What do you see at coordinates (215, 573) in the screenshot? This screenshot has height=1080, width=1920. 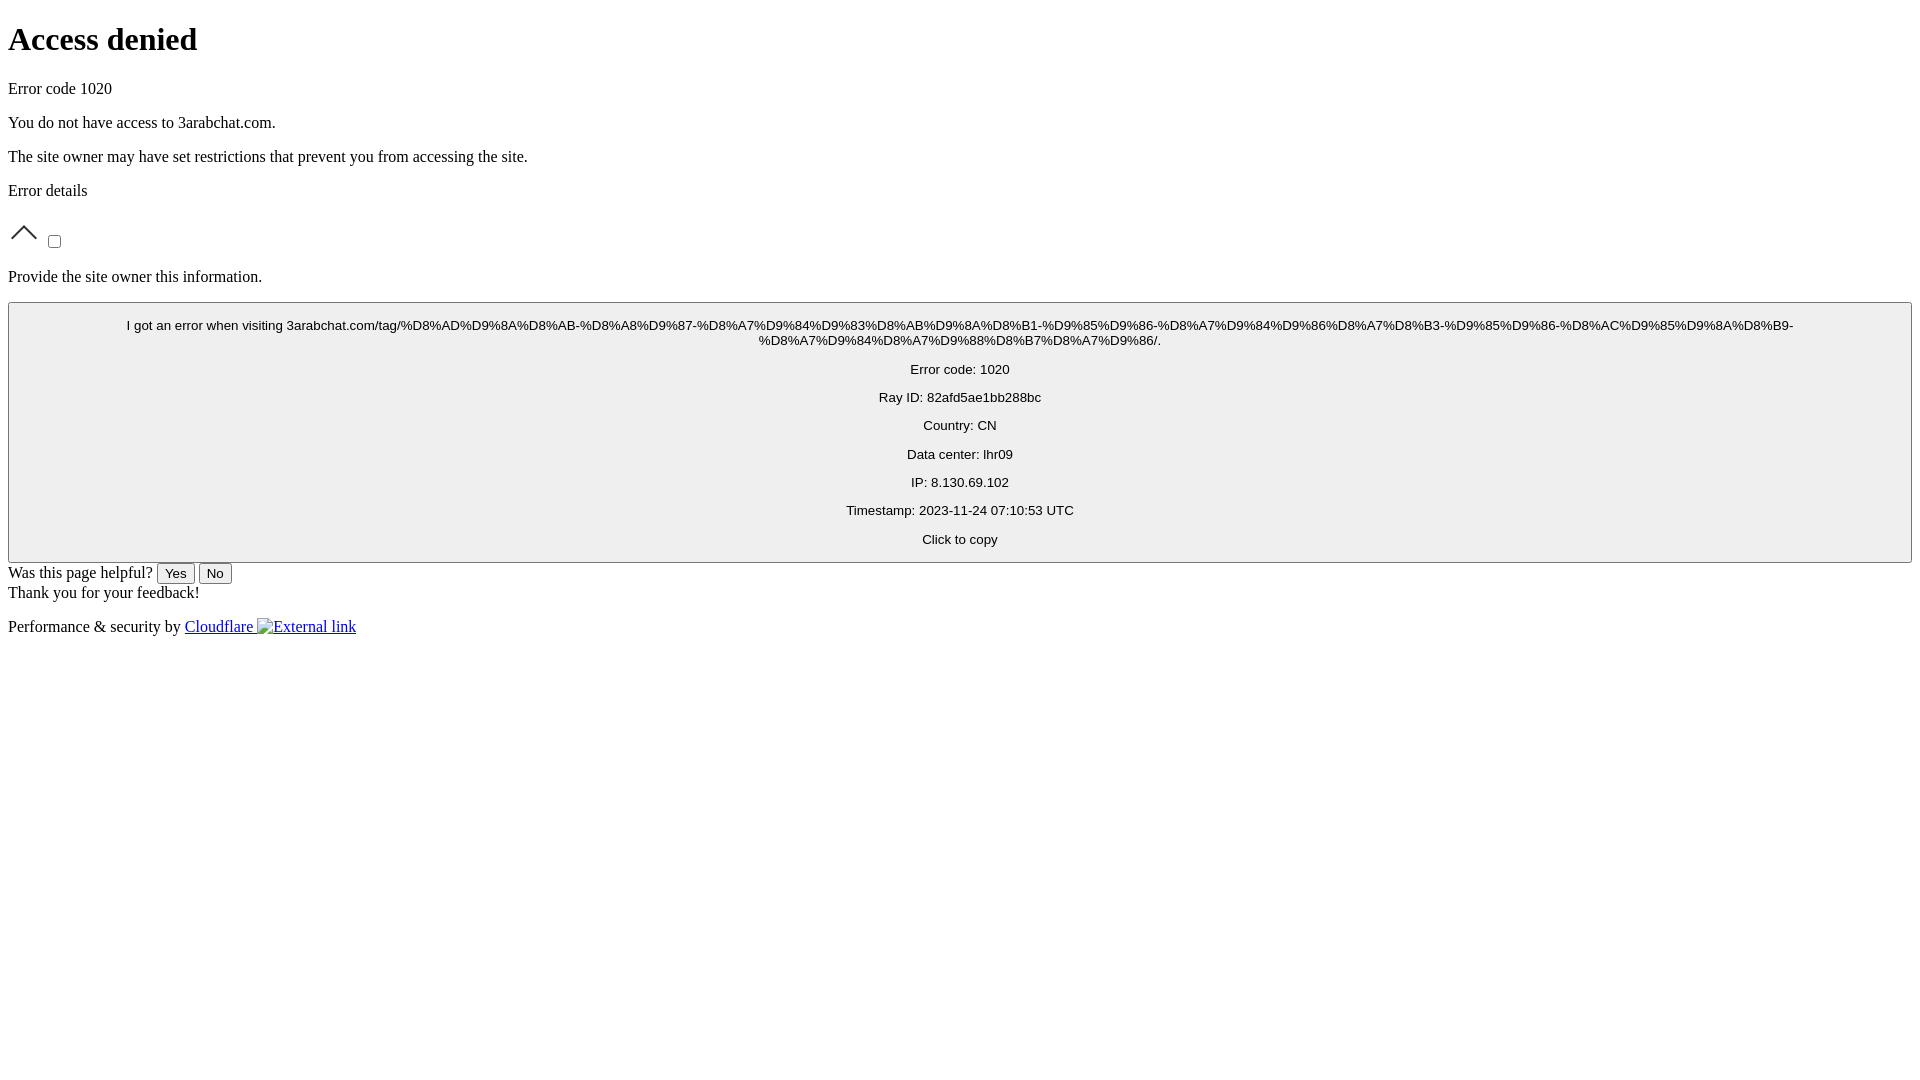 I see `'No'` at bounding box center [215, 573].